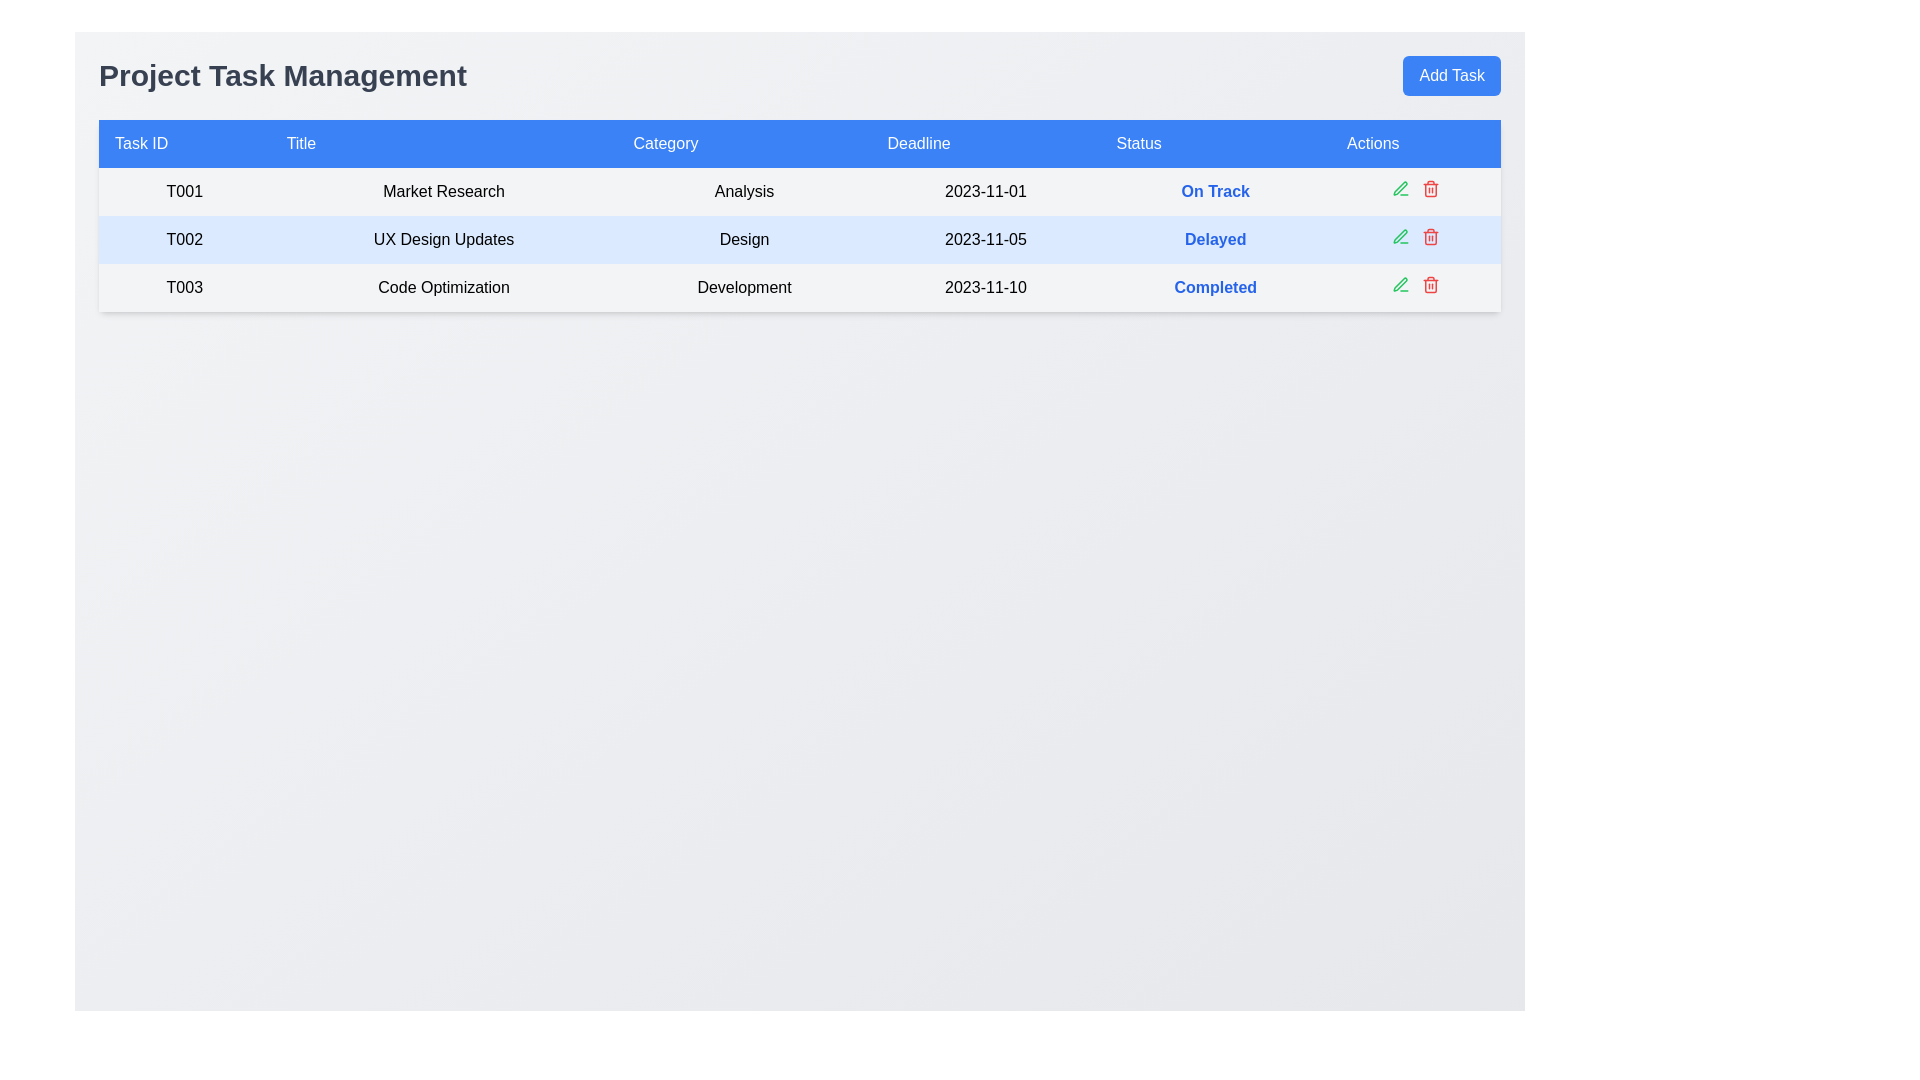 This screenshot has width=1920, height=1080. What do you see at coordinates (985, 288) in the screenshot?
I see `the text label displaying the date '2023-11-10' in the 'Deadline' column of the task 'T003' row in the data table` at bounding box center [985, 288].